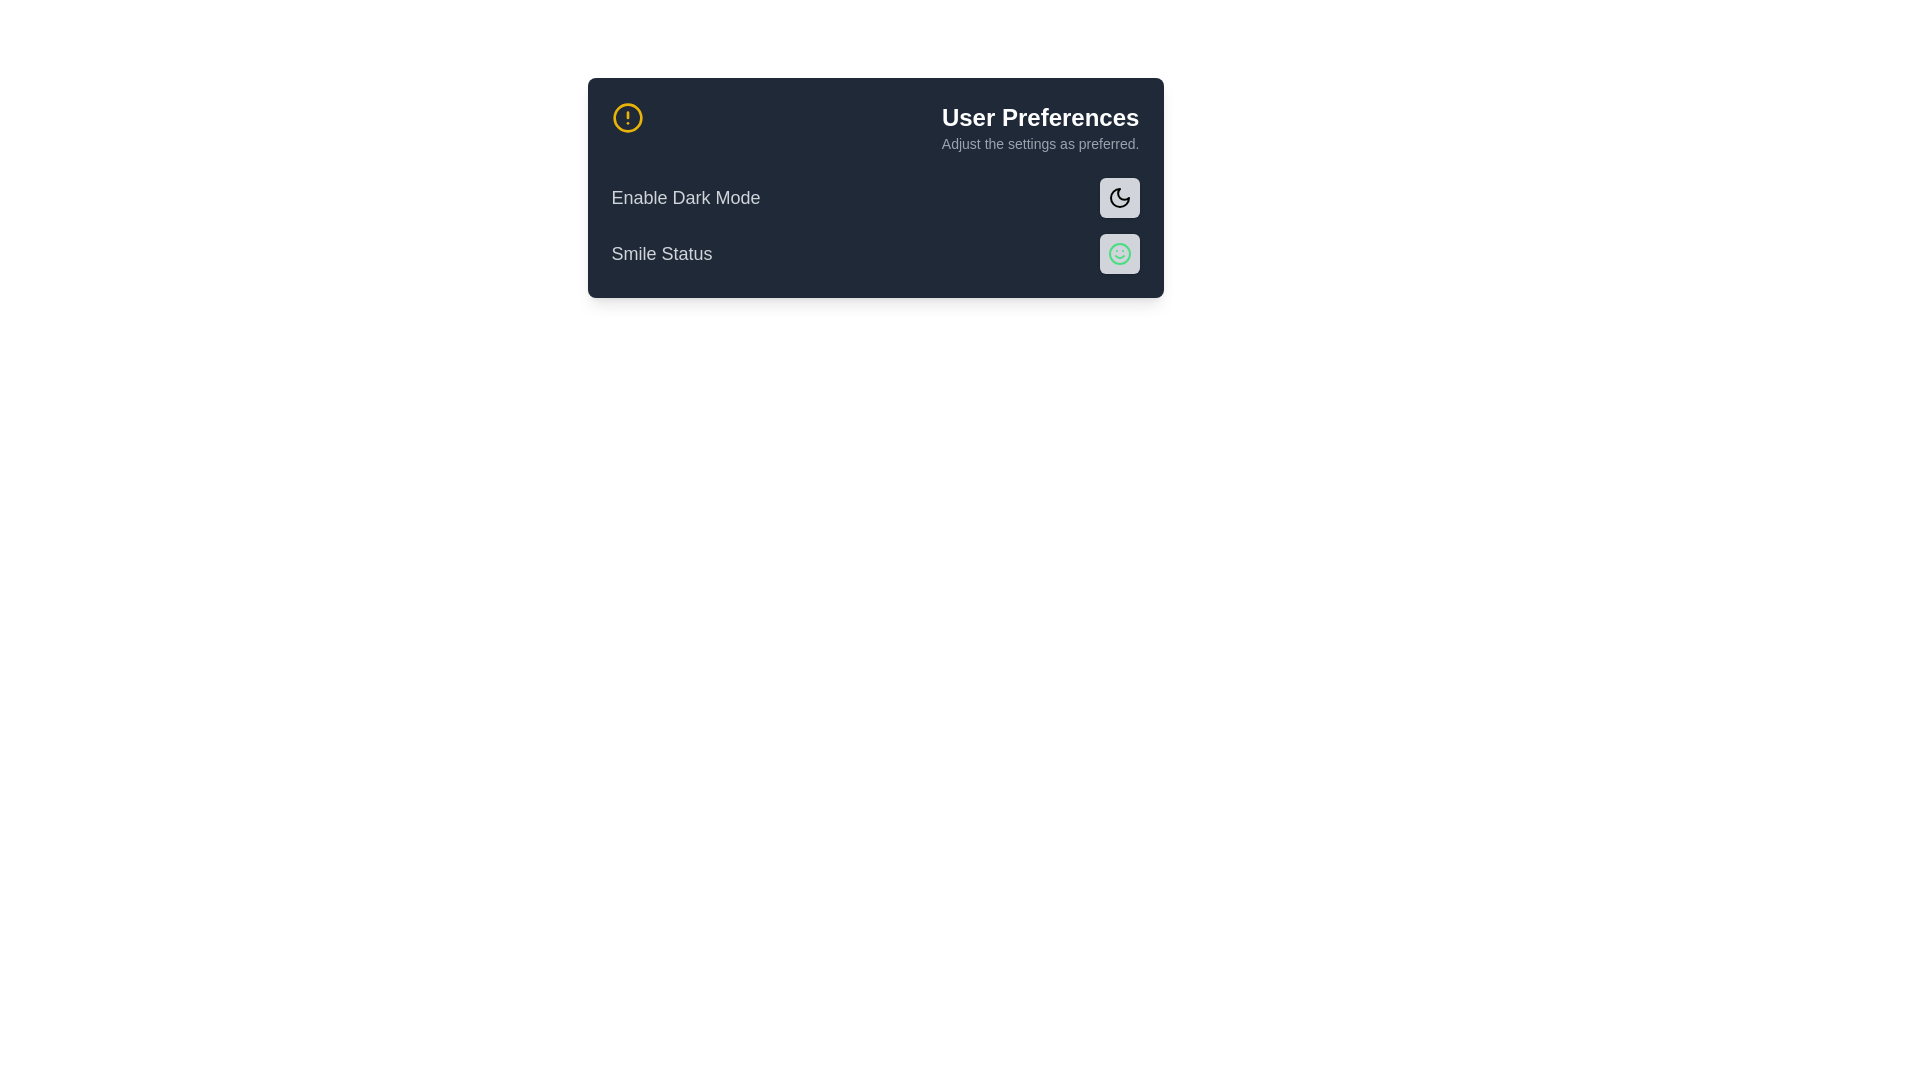 The height and width of the screenshot is (1080, 1920). Describe the element at coordinates (1118, 253) in the screenshot. I see `the outer circular part of the smiley face icon, which conveys a positive emotional status, located adjacent to the 'Smile Status' label in the right area of the card-like component` at that location.